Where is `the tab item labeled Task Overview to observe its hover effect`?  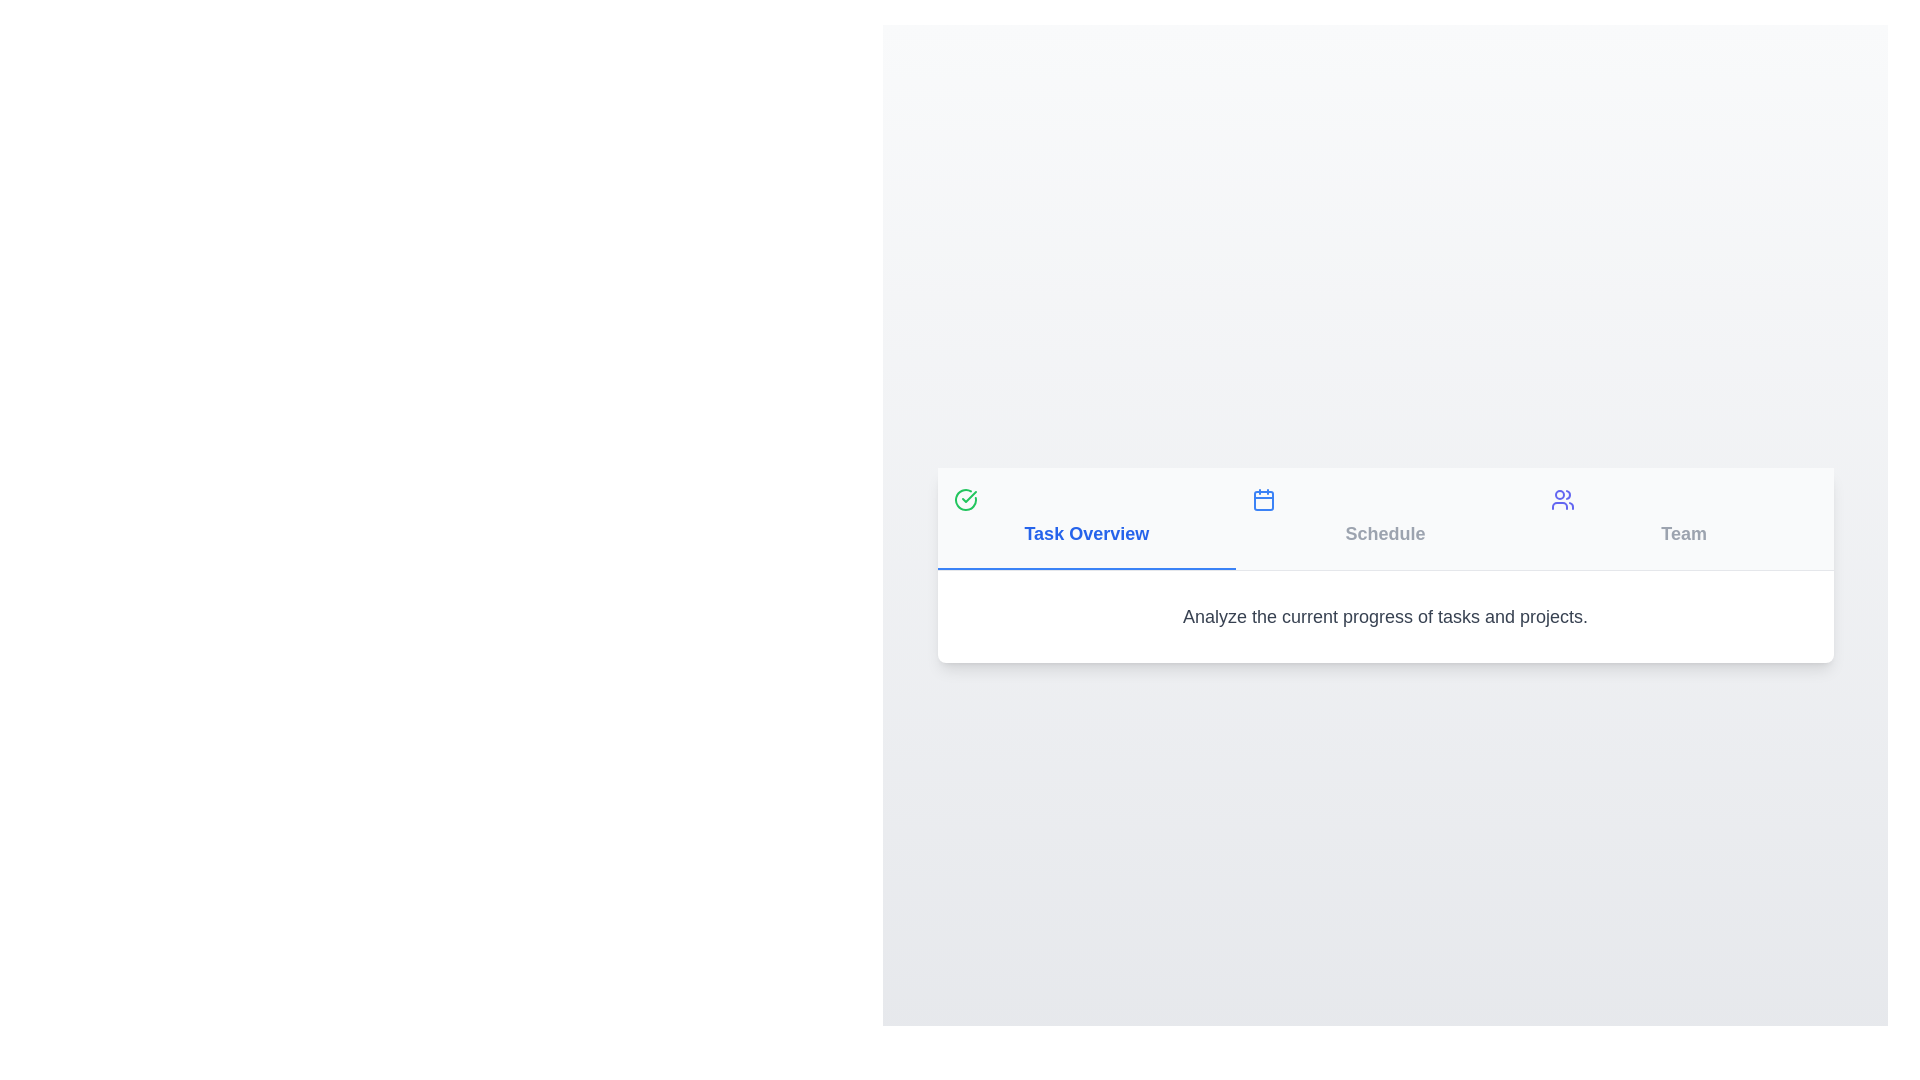 the tab item labeled Task Overview to observe its hover effect is located at coordinates (1085, 517).